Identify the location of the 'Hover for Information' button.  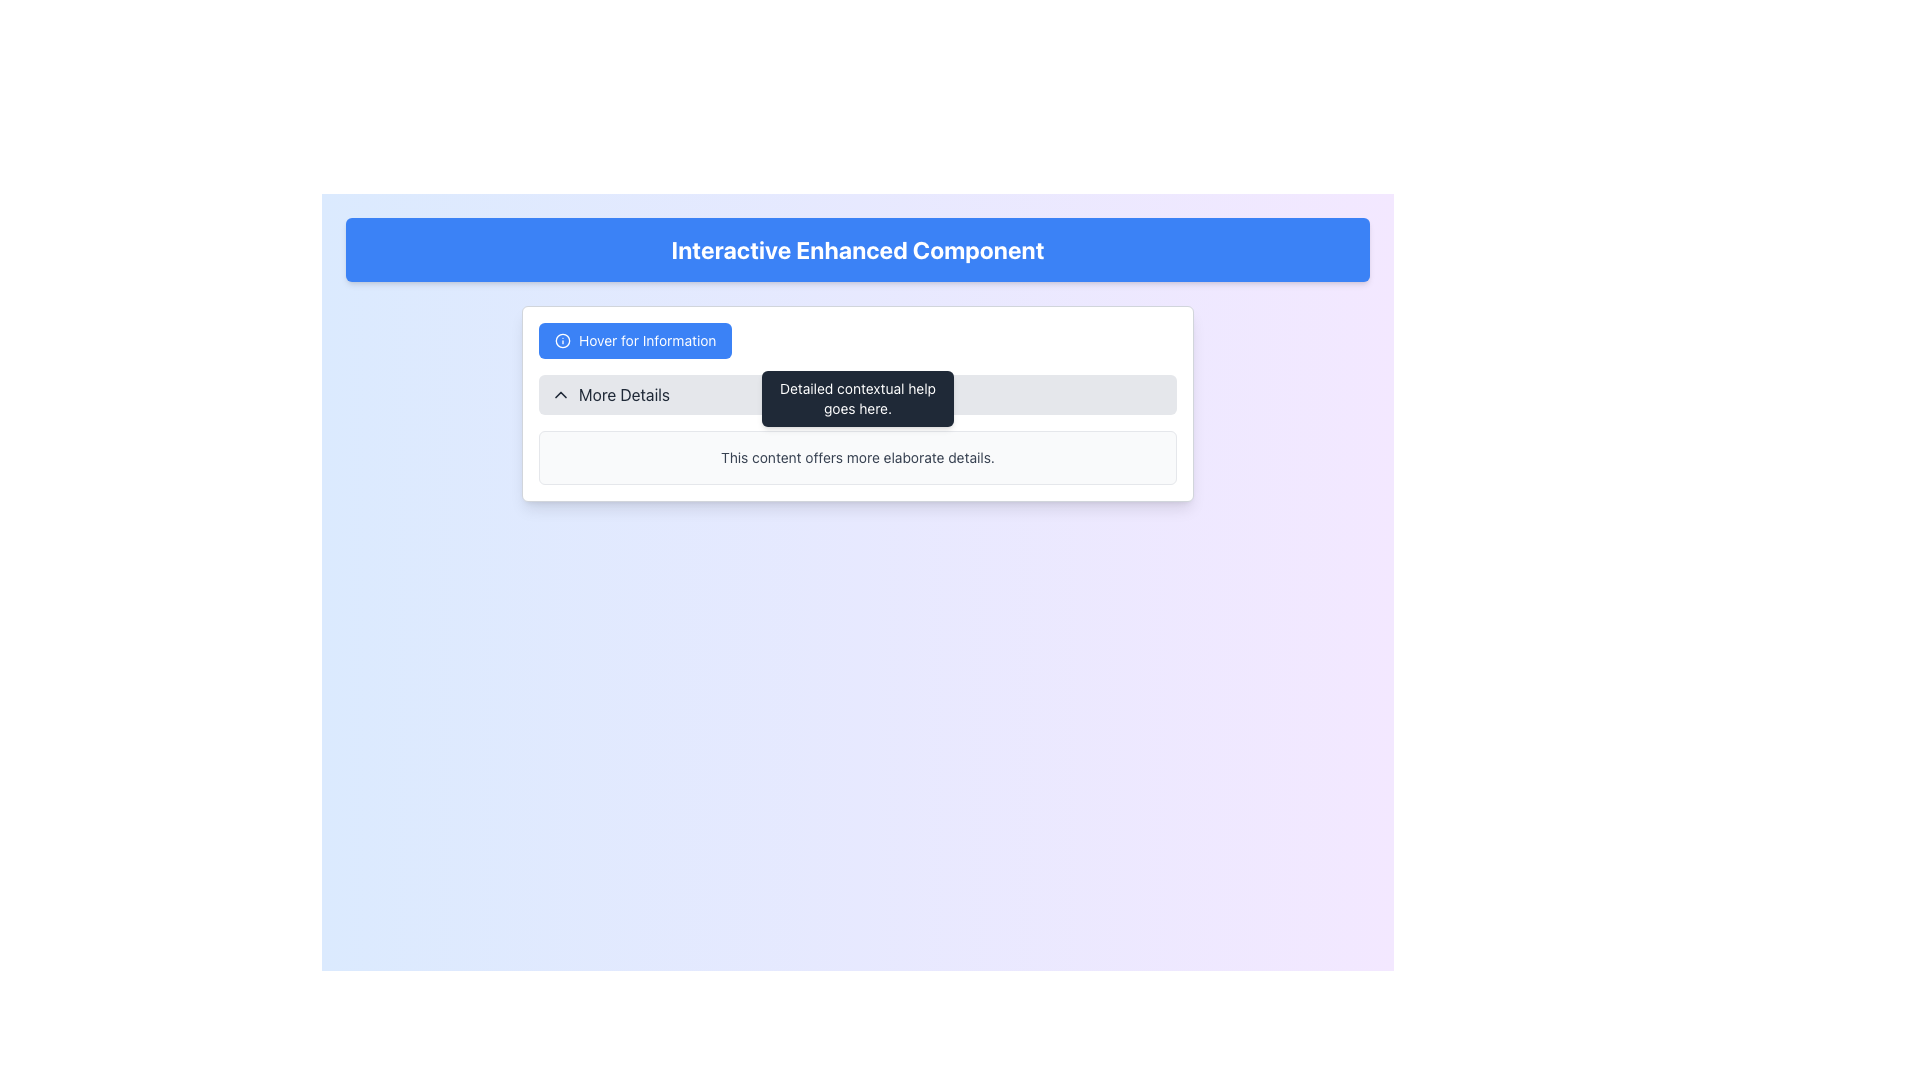
(858, 339).